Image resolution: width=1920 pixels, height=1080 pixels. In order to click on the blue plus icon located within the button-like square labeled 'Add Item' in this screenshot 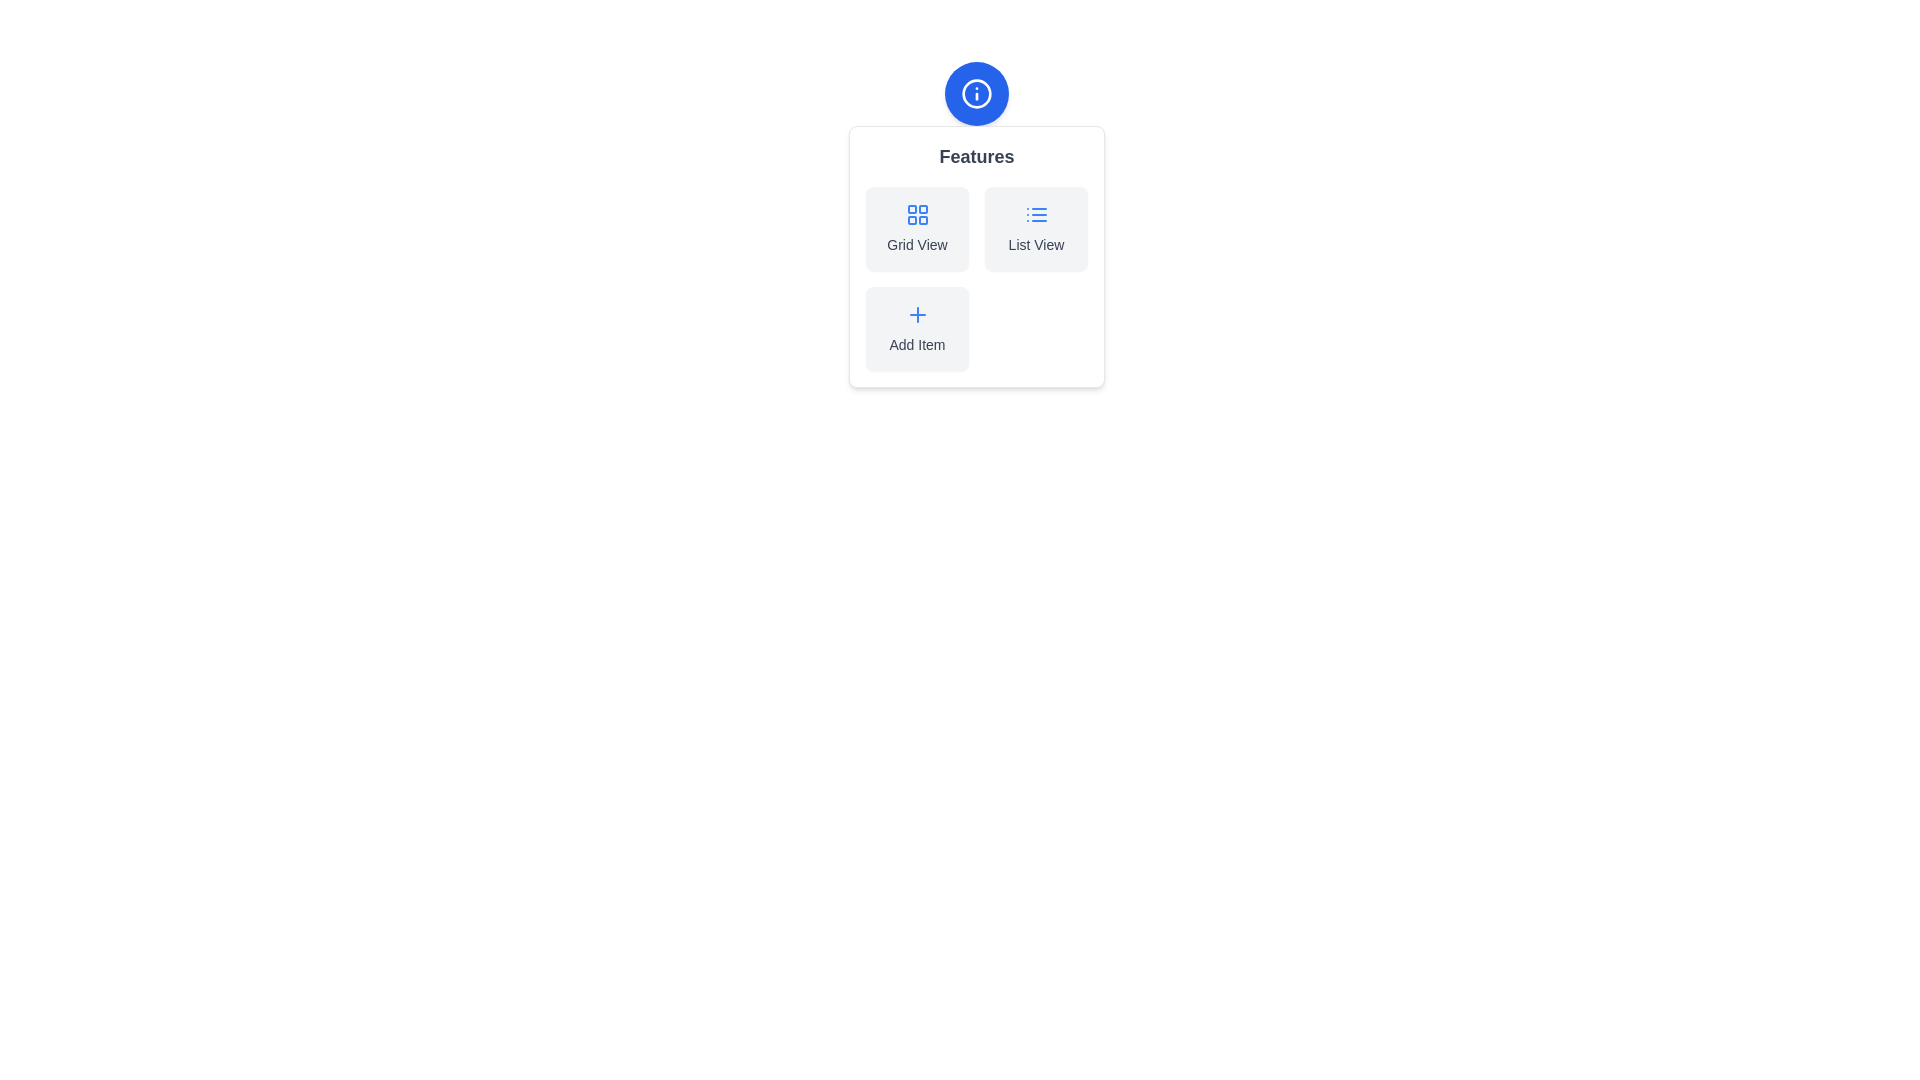, I will do `click(916, 315)`.